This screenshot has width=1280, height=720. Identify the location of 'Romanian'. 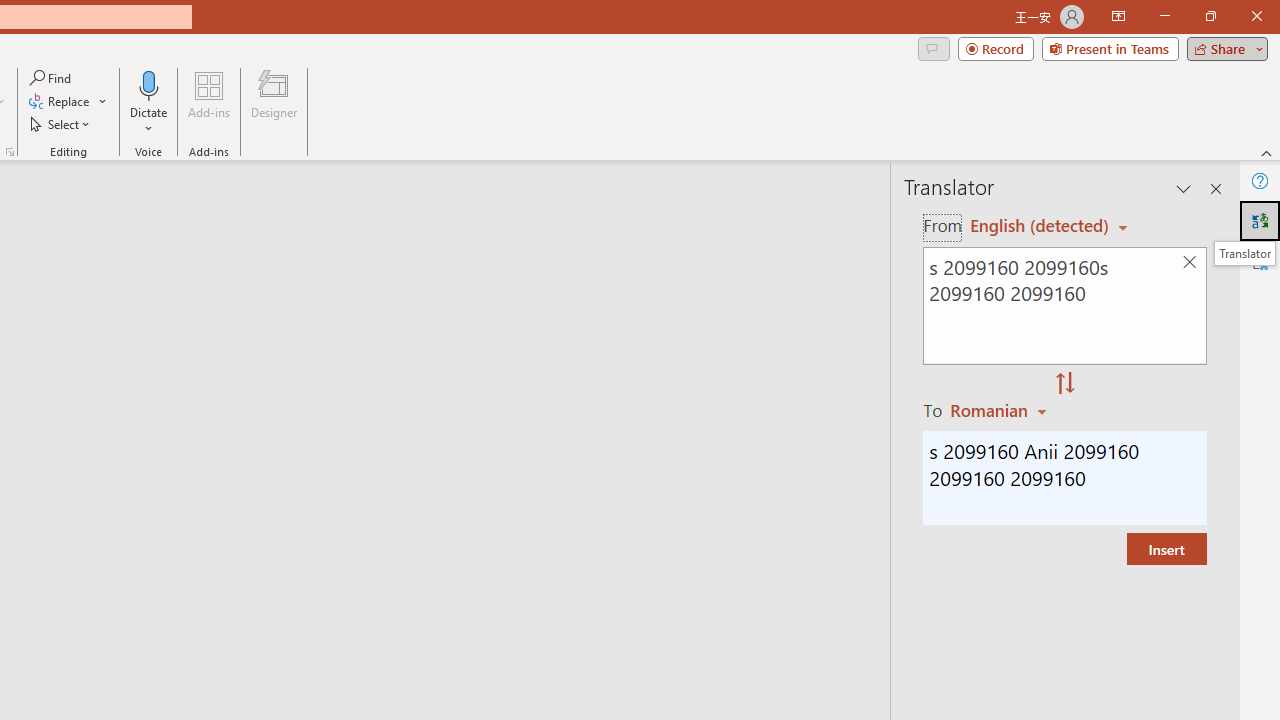
(1001, 409).